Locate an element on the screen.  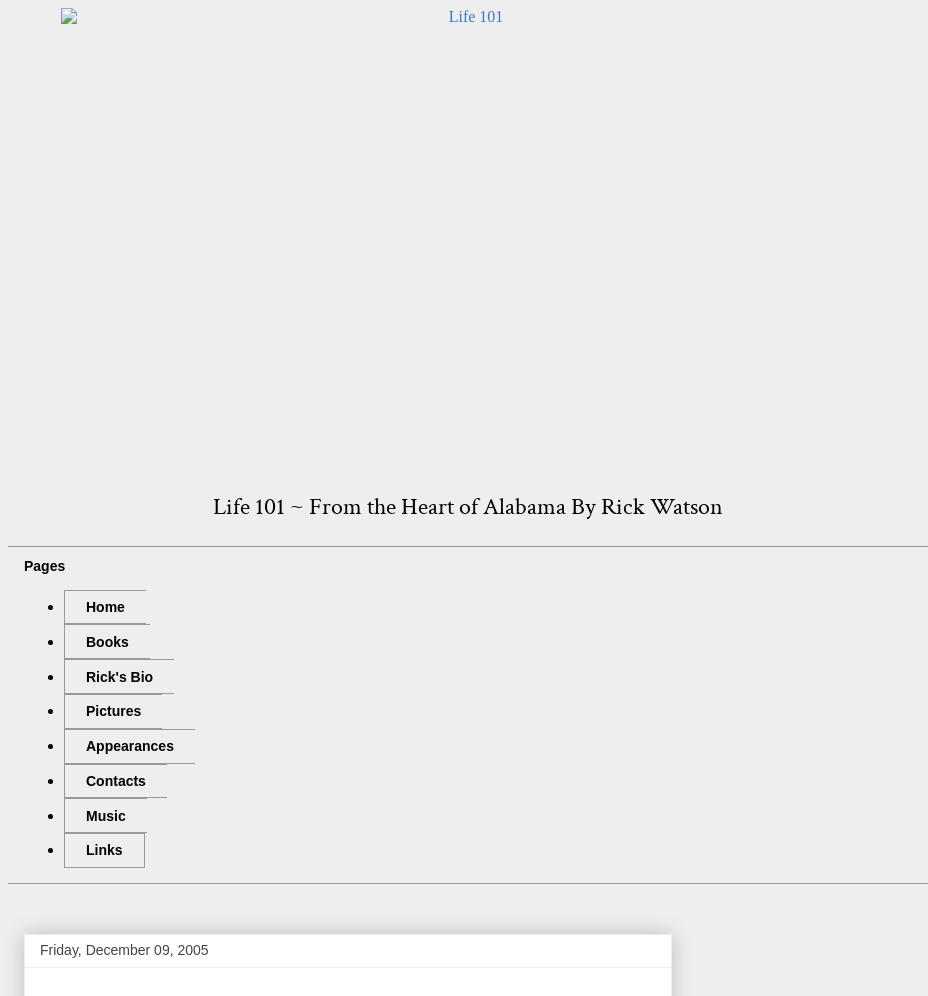
'Pictures' is located at coordinates (85, 710).